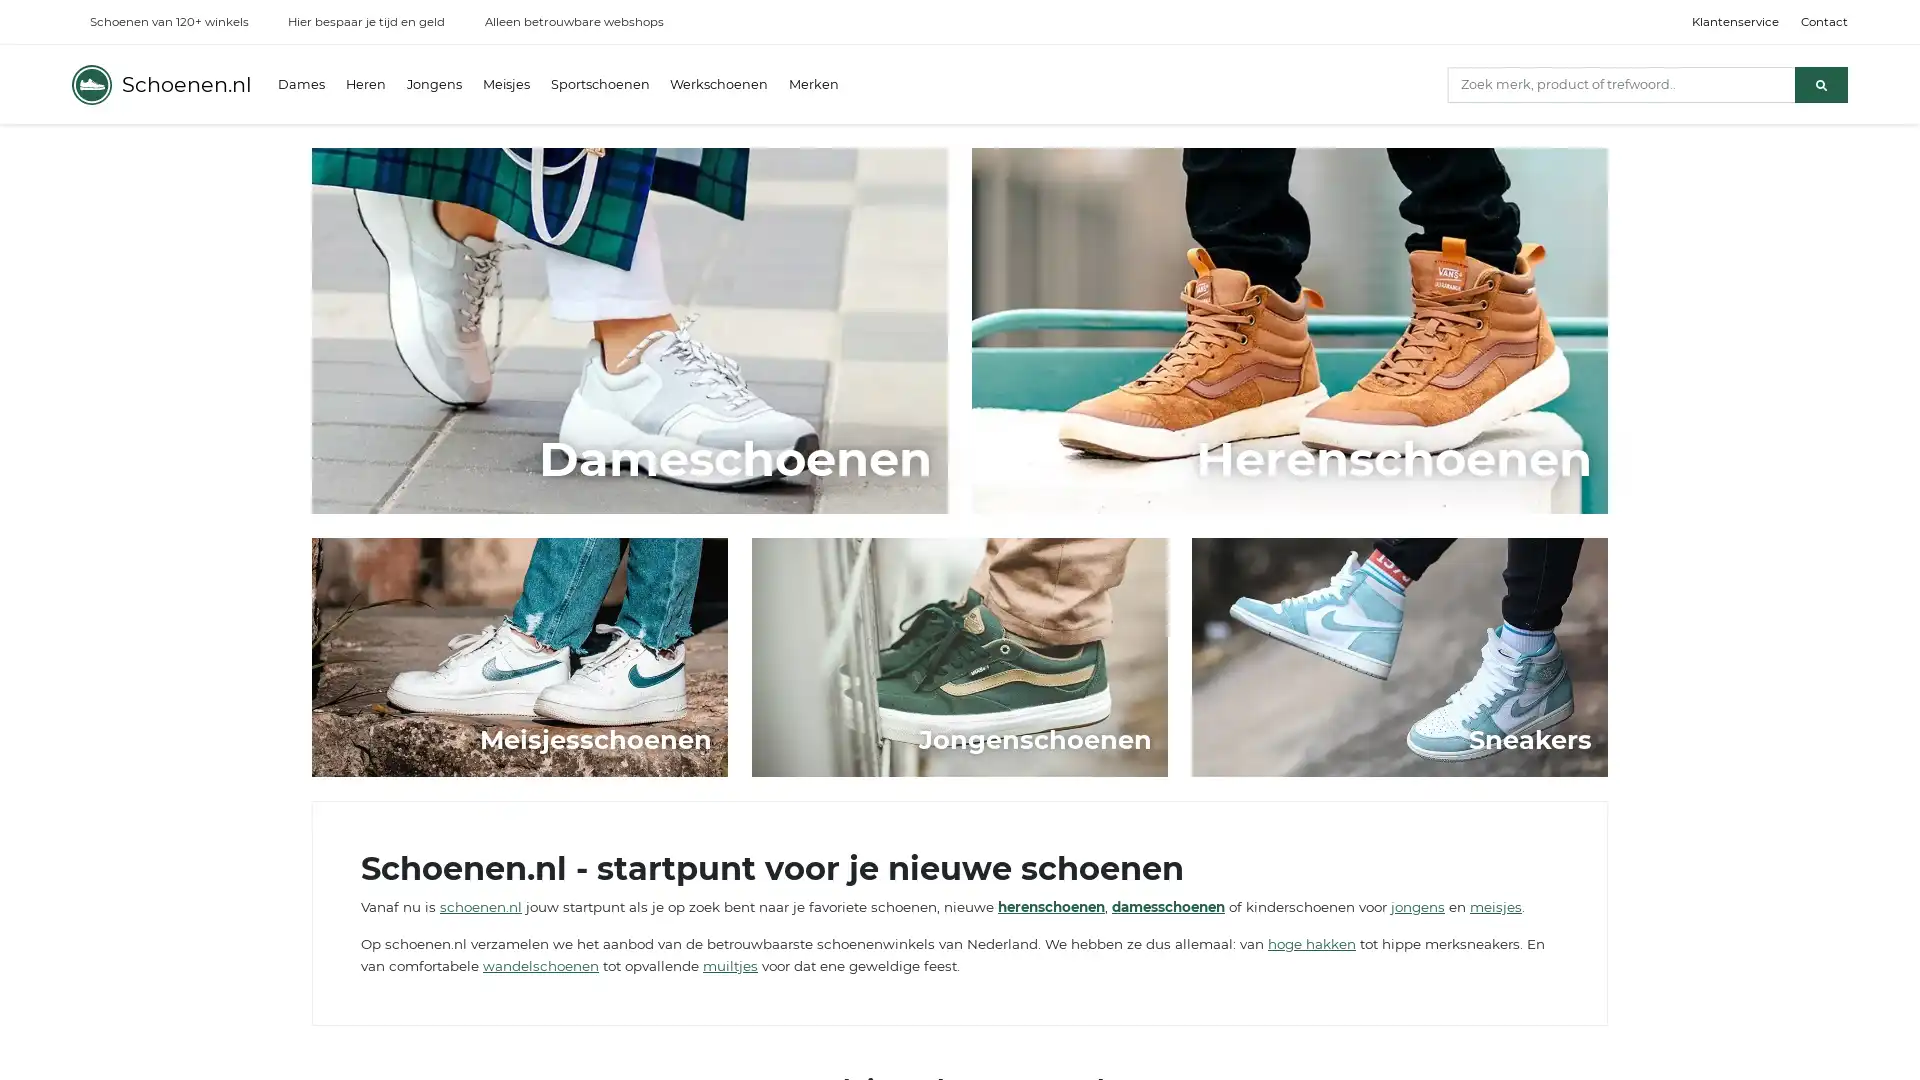 The width and height of the screenshot is (1920, 1080). Describe the element at coordinates (1821, 83) in the screenshot. I see `Zoeken` at that location.